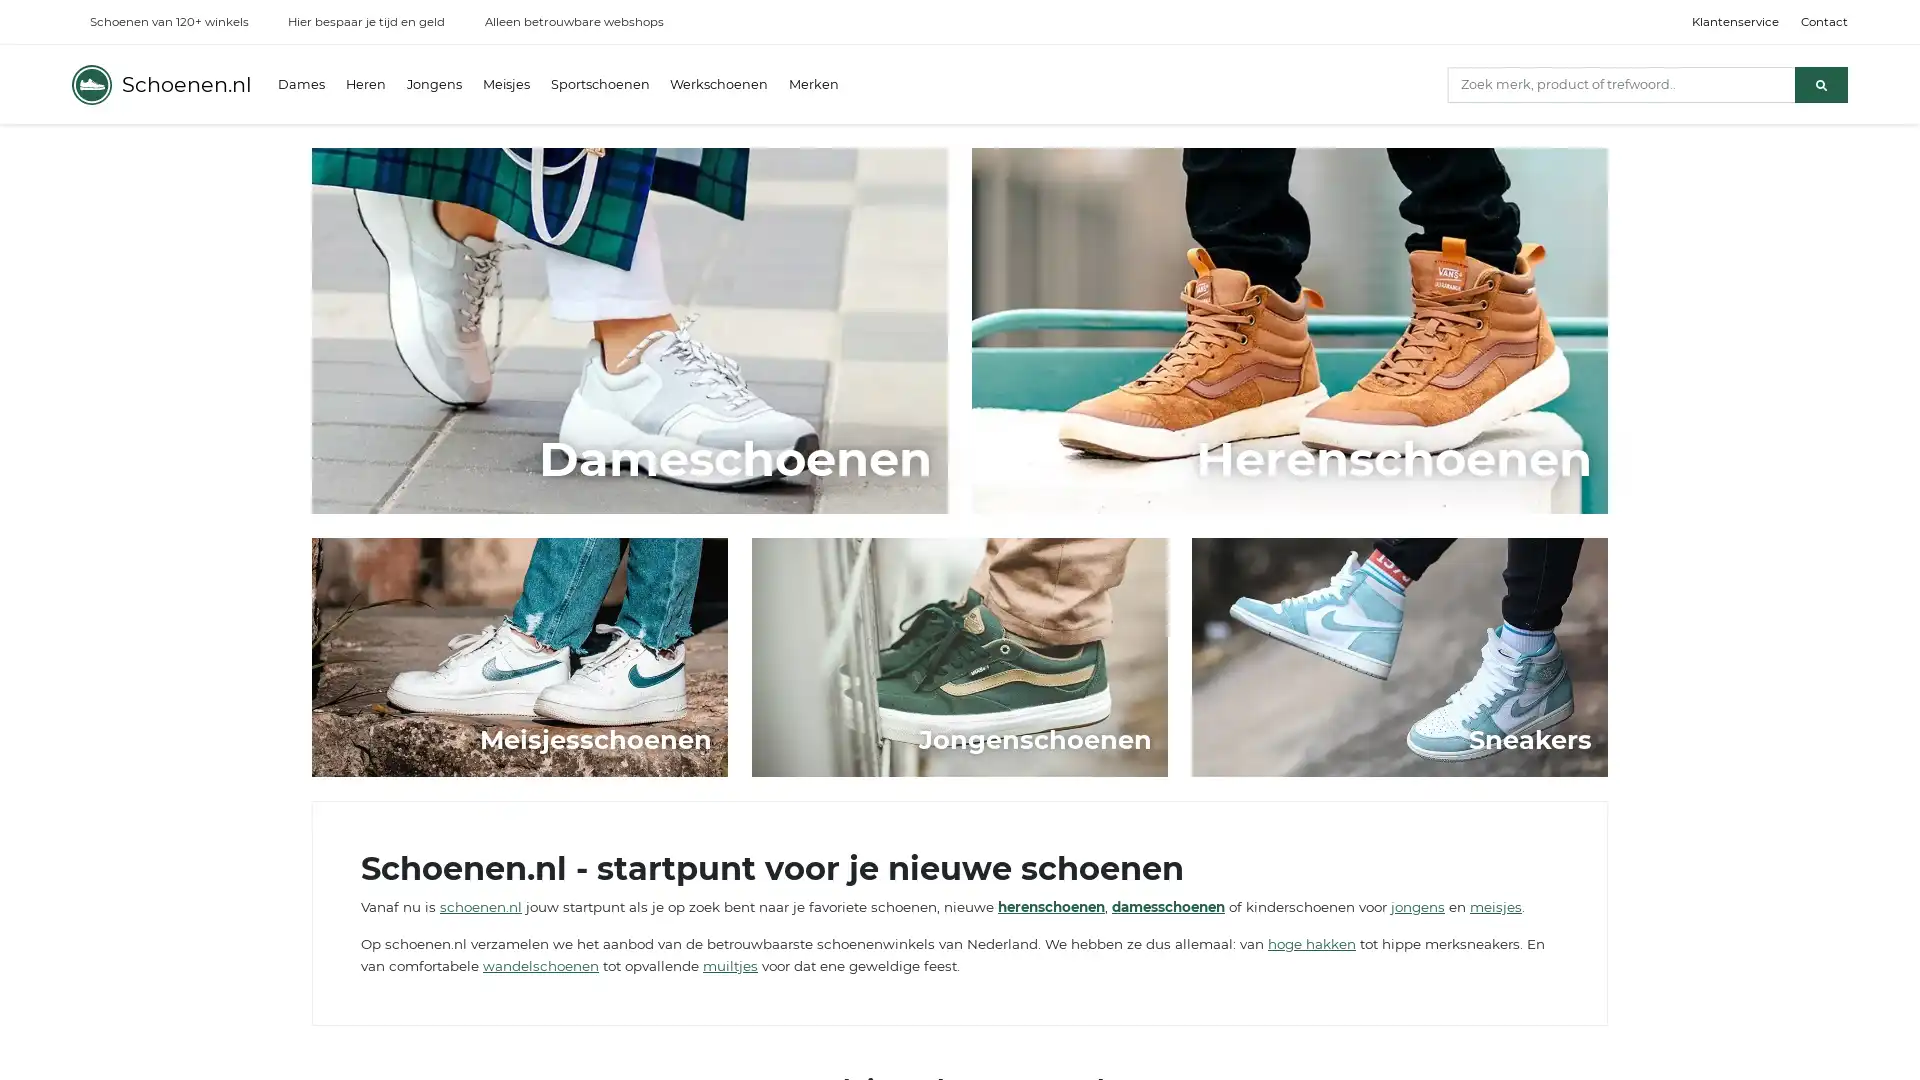 The width and height of the screenshot is (1920, 1080). Describe the element at coordinates (1821, 83) in the screenshot. I see `Zoeken` at that location.